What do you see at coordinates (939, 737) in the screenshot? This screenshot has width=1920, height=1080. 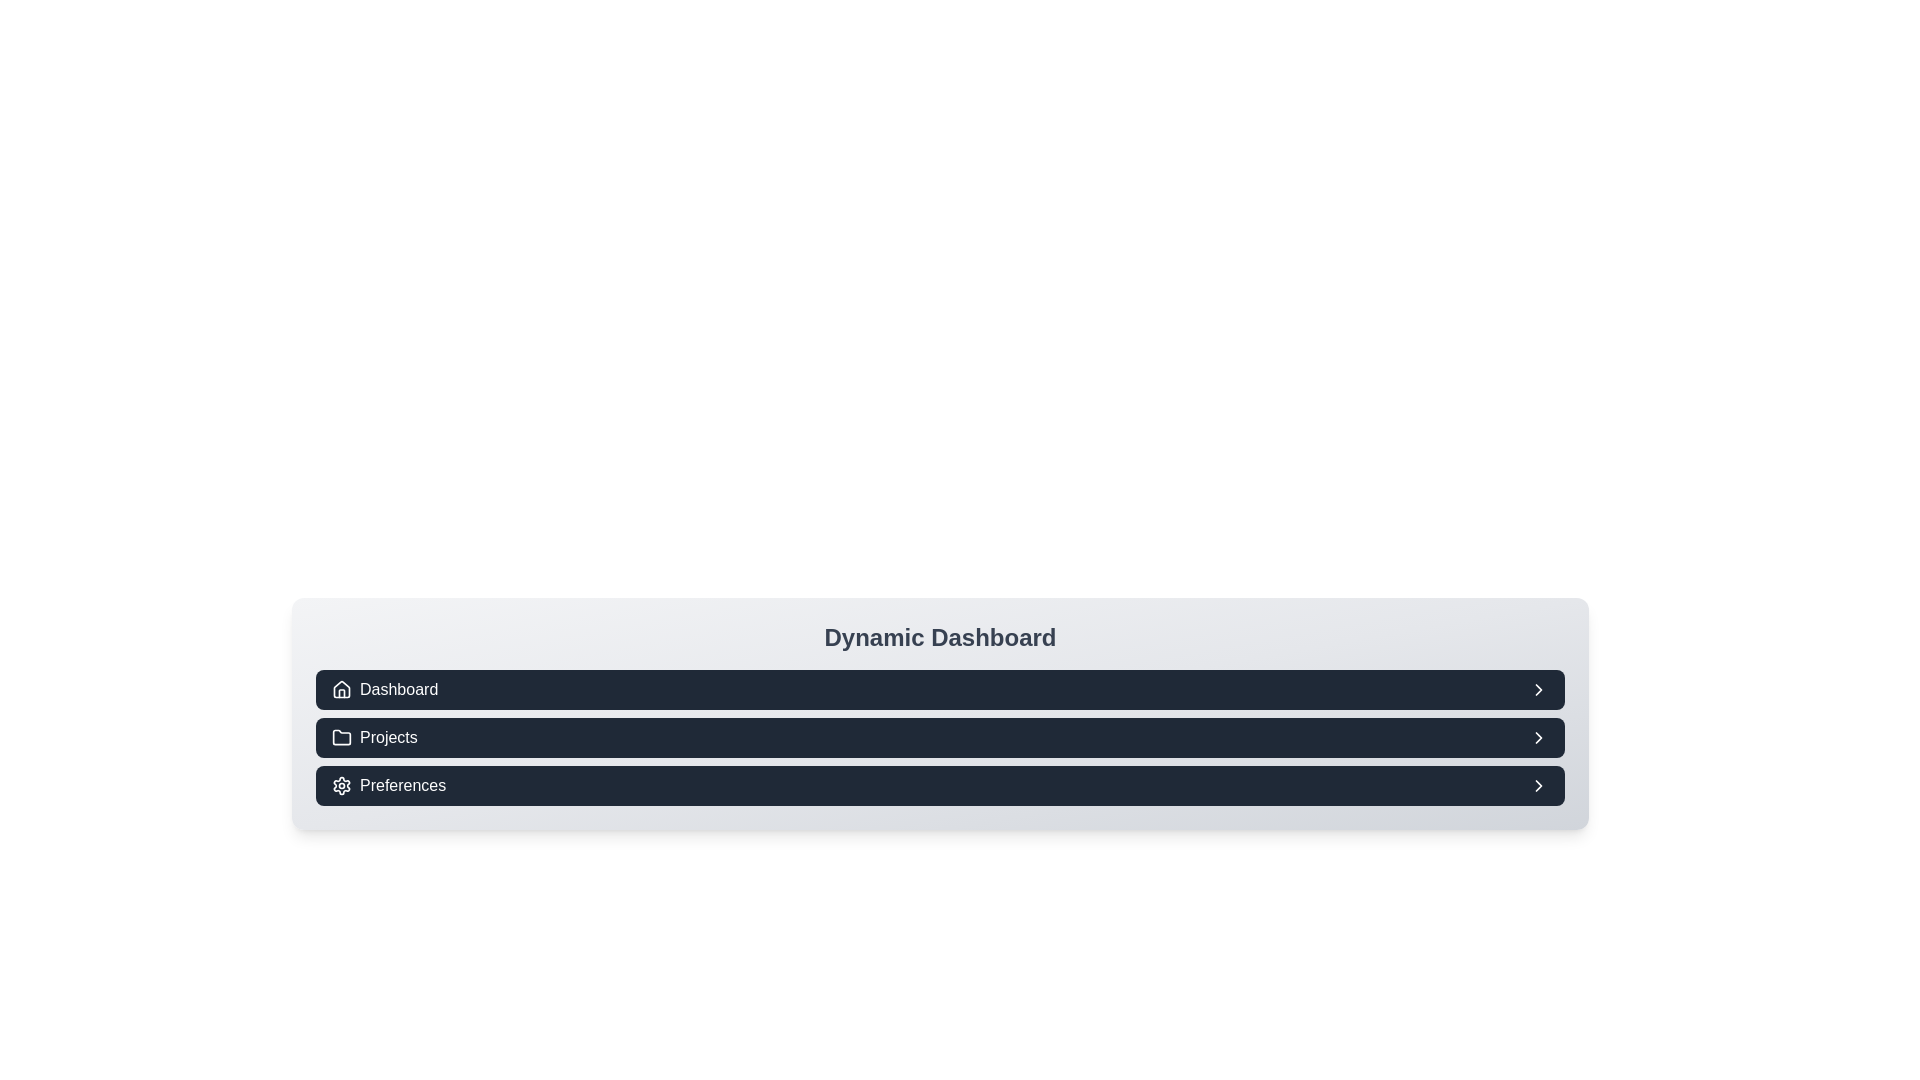 I see `the second entry in the vertical navigation menu, which serves as a navigational link to the 'Projects' section` at bounding box center [939, 737].